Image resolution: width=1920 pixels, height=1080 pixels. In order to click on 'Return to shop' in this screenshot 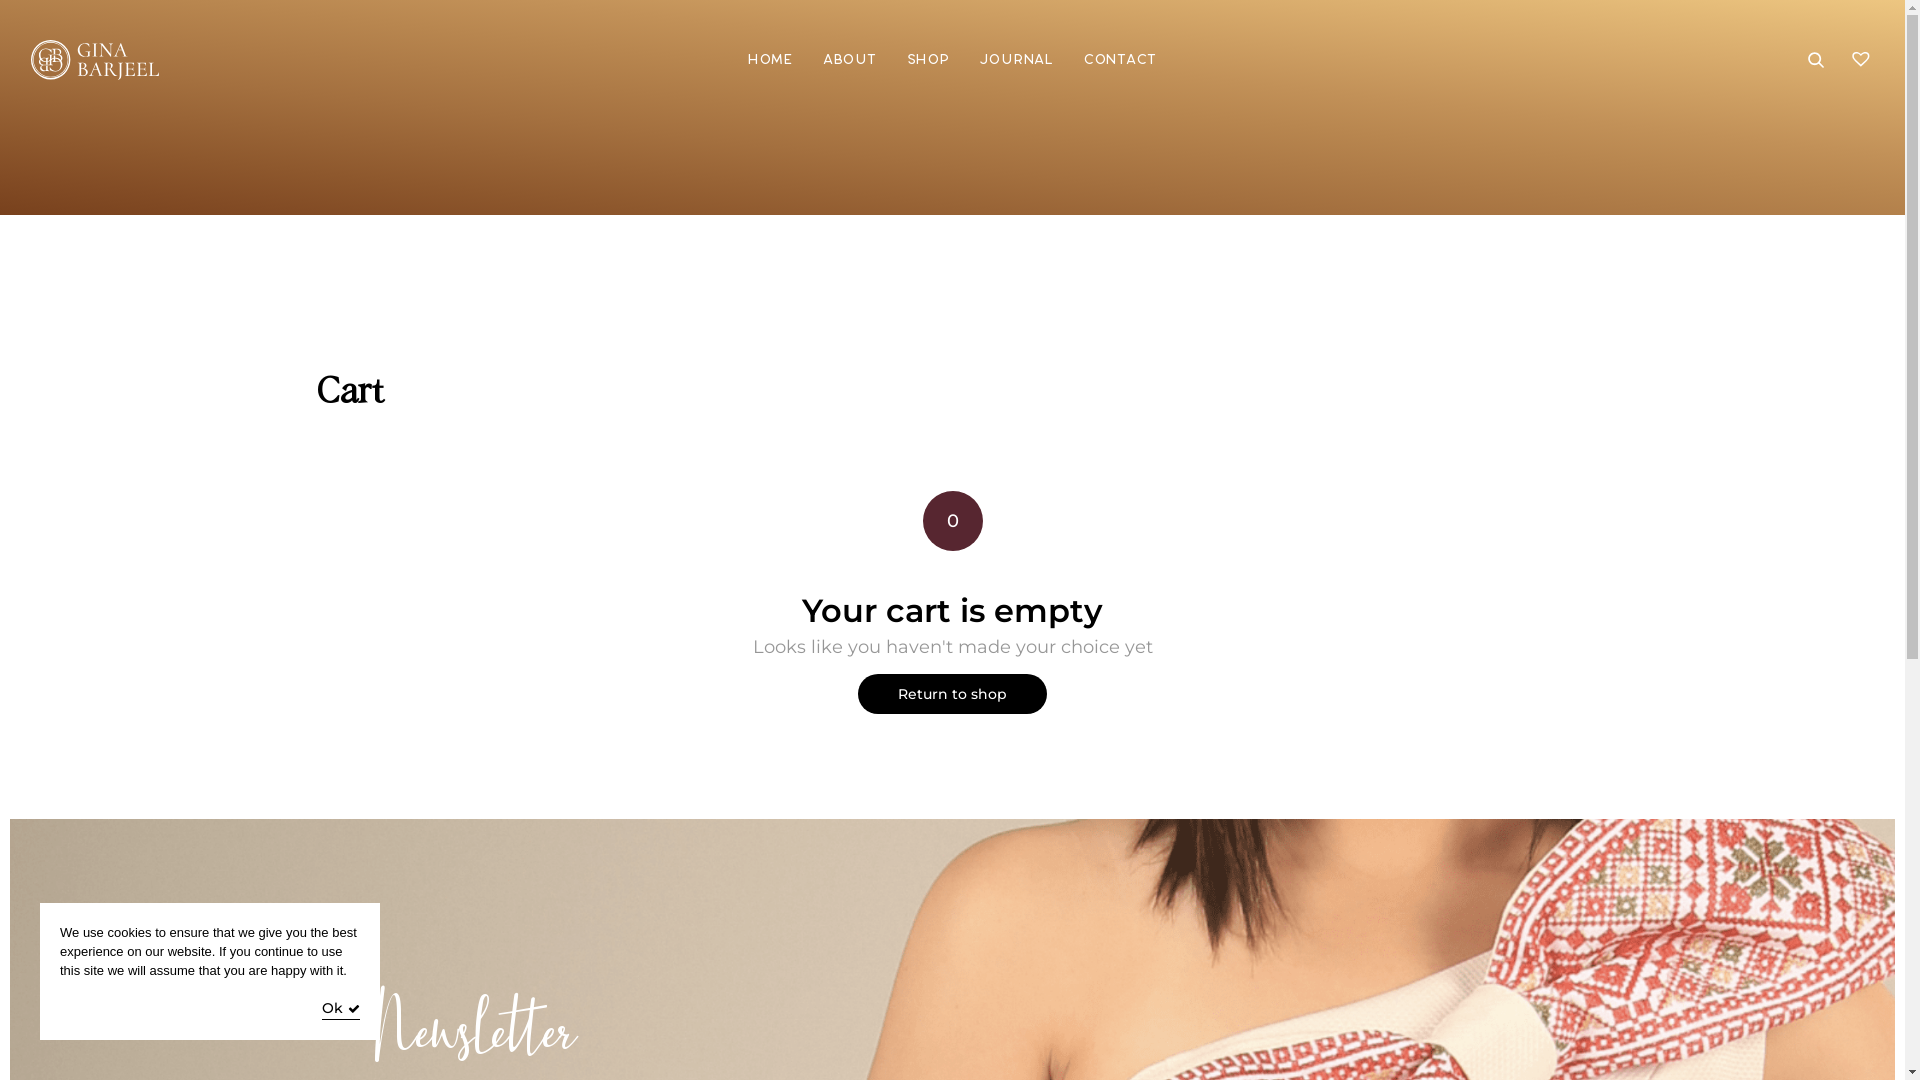, I will do `click(951, 693)`.